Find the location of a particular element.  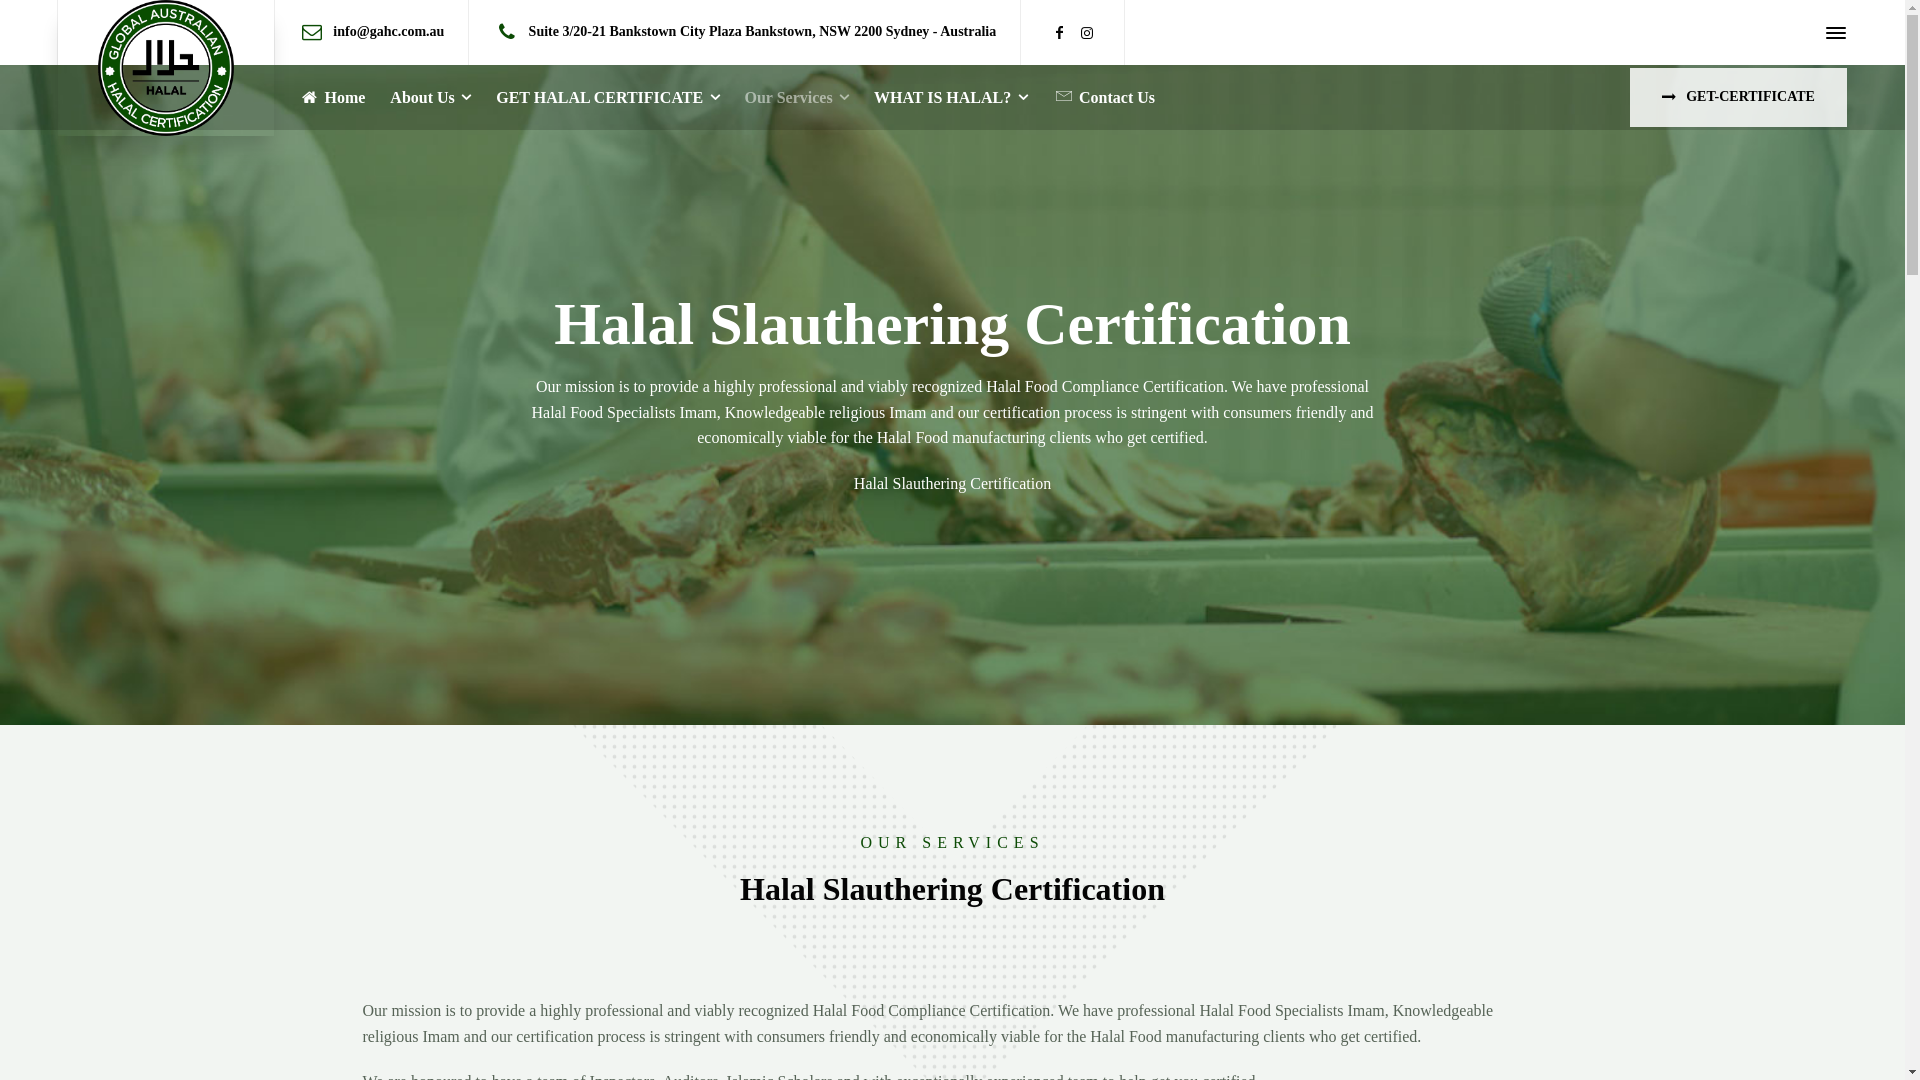

'Facebook' is located at coordinates (1058, 33).